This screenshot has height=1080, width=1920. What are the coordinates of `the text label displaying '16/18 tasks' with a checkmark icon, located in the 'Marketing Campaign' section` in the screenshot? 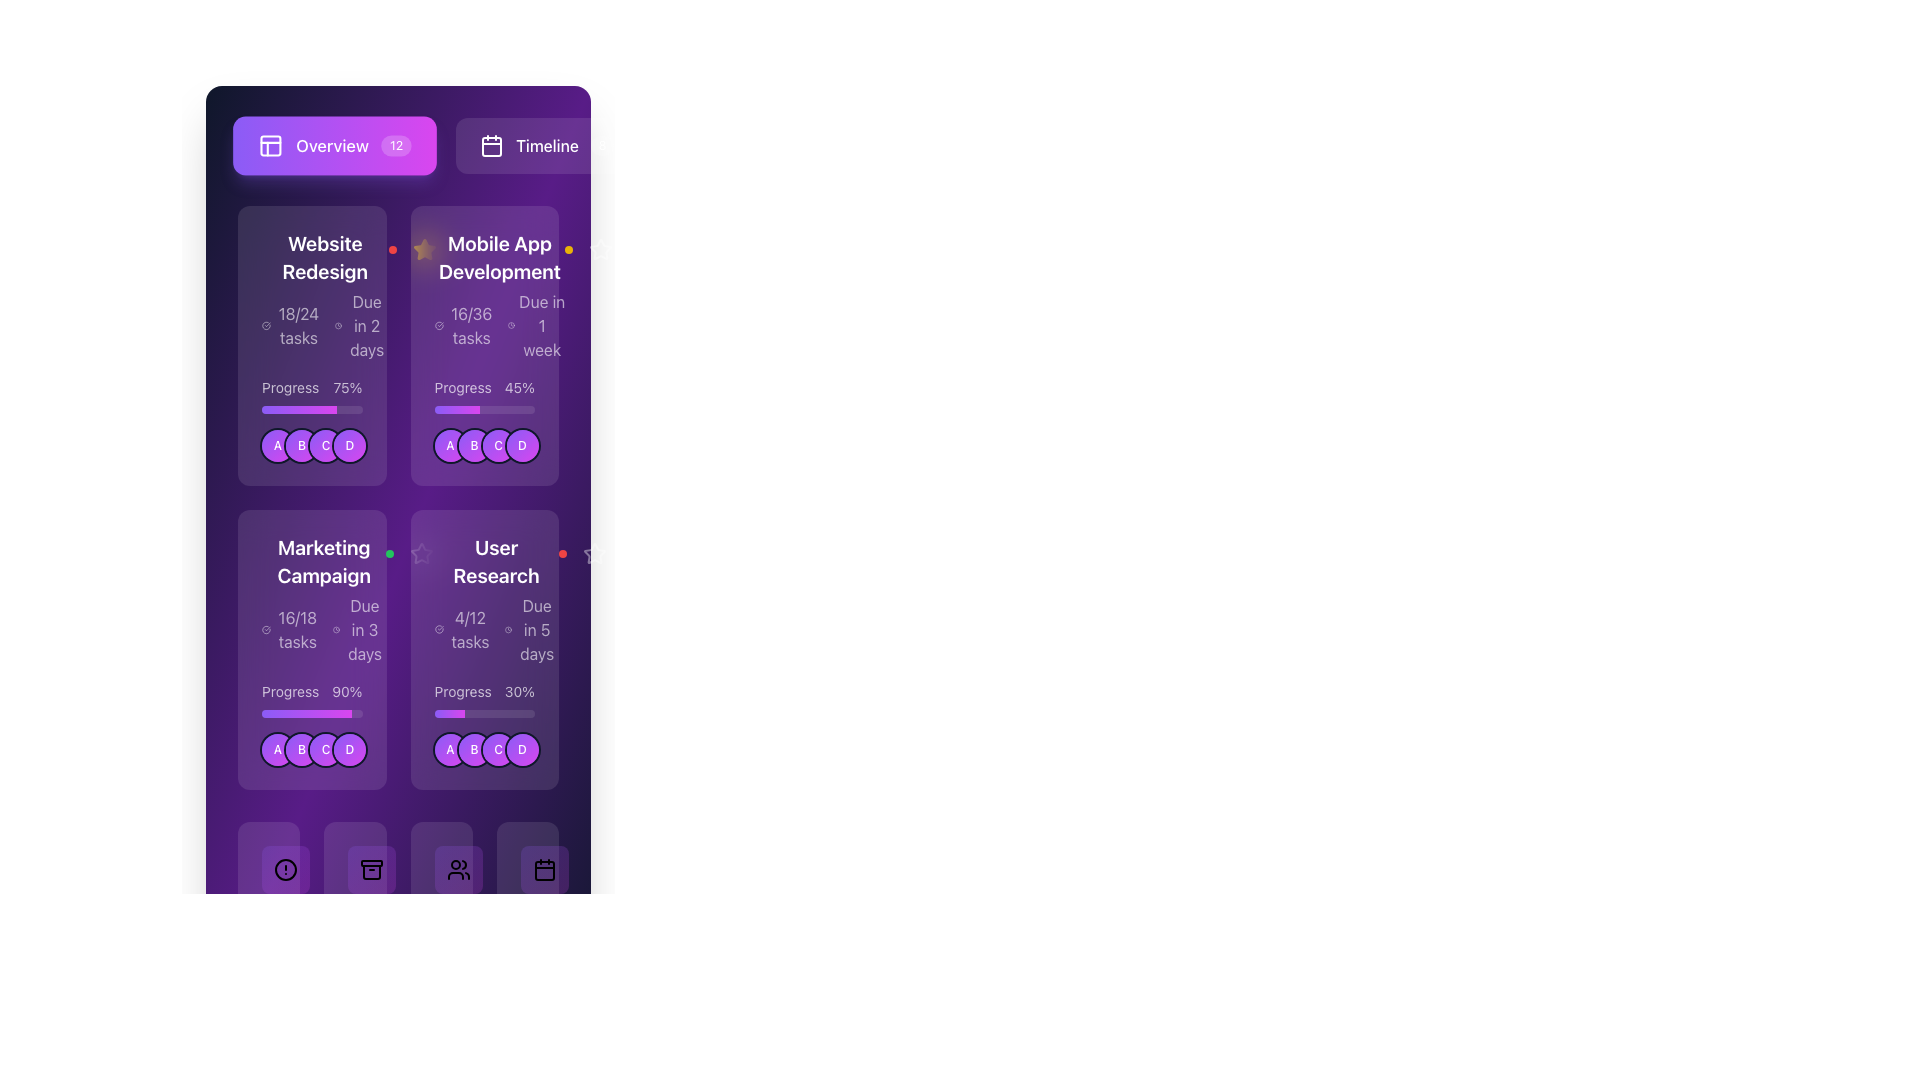 It's located at (290, 628).